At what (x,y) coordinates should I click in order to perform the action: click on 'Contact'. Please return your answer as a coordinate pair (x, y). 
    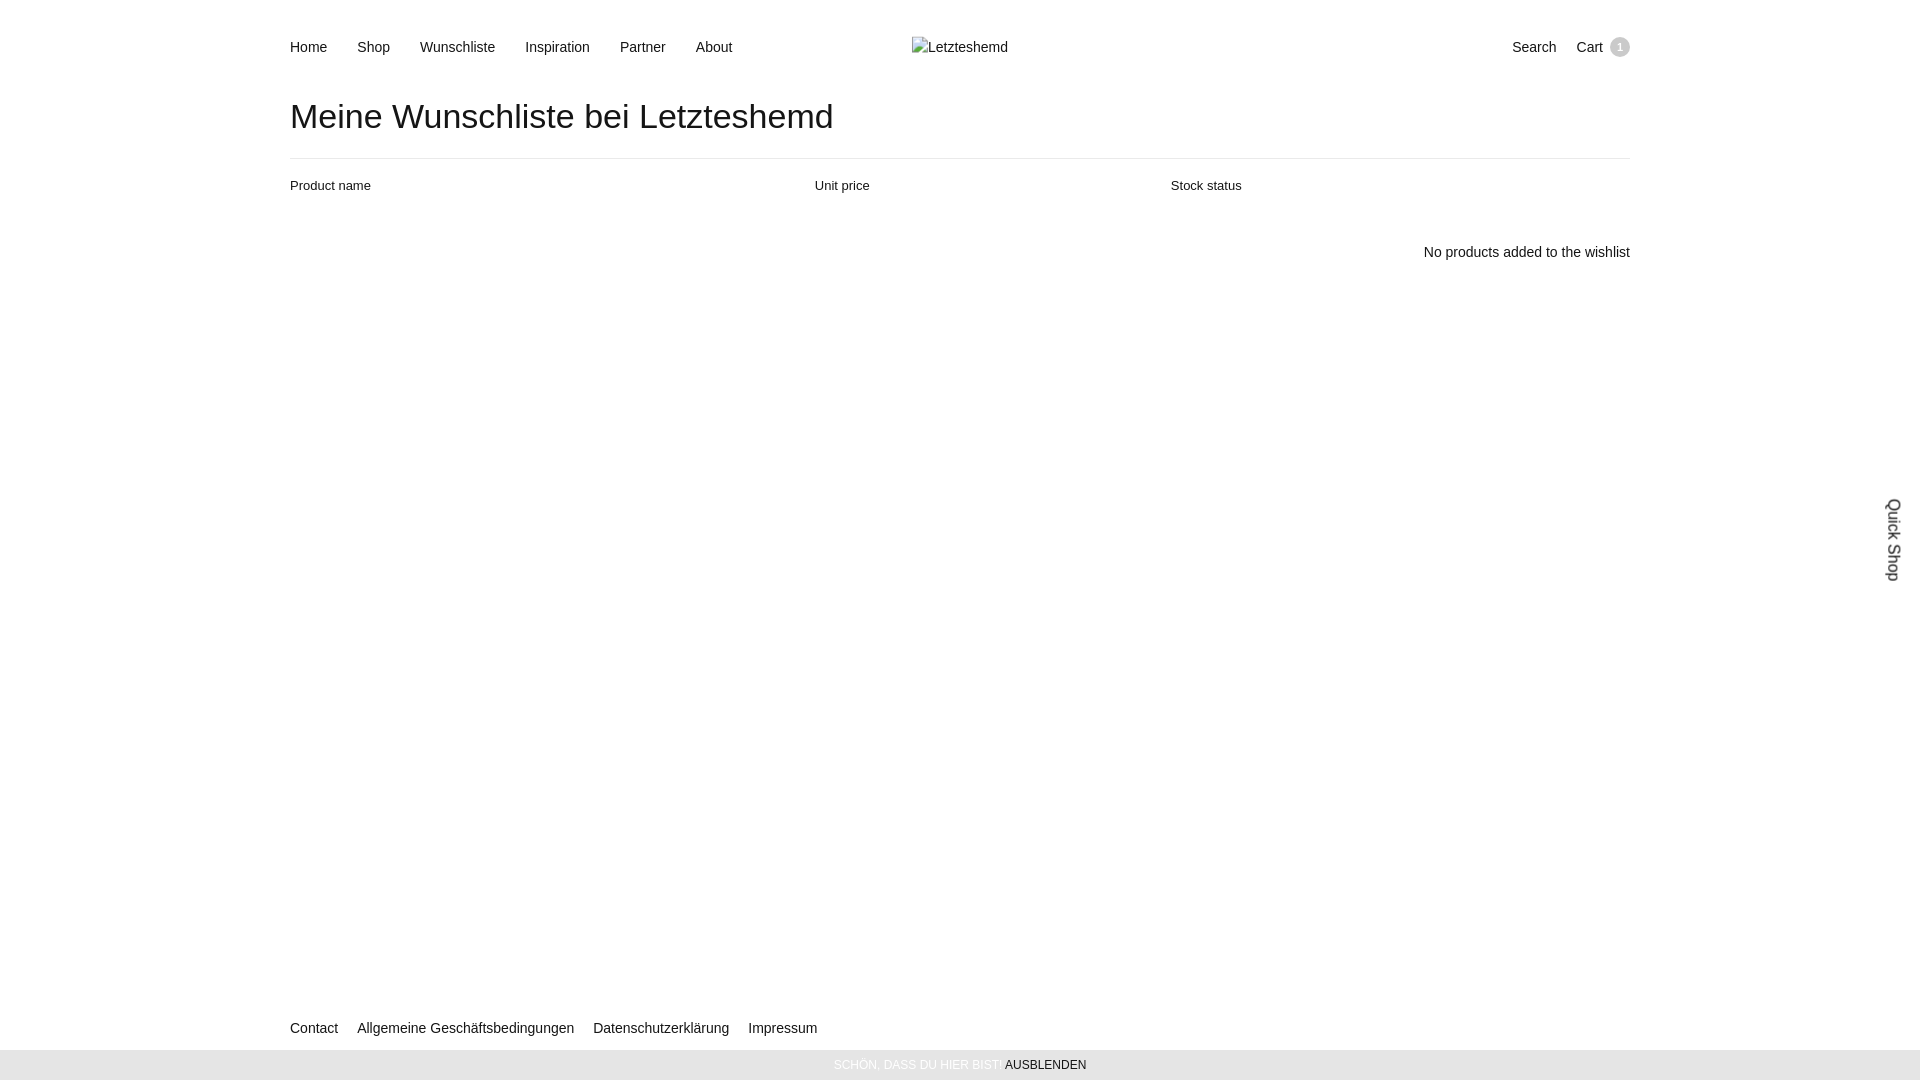
    Looking at the image, I should click on (312, 1028).